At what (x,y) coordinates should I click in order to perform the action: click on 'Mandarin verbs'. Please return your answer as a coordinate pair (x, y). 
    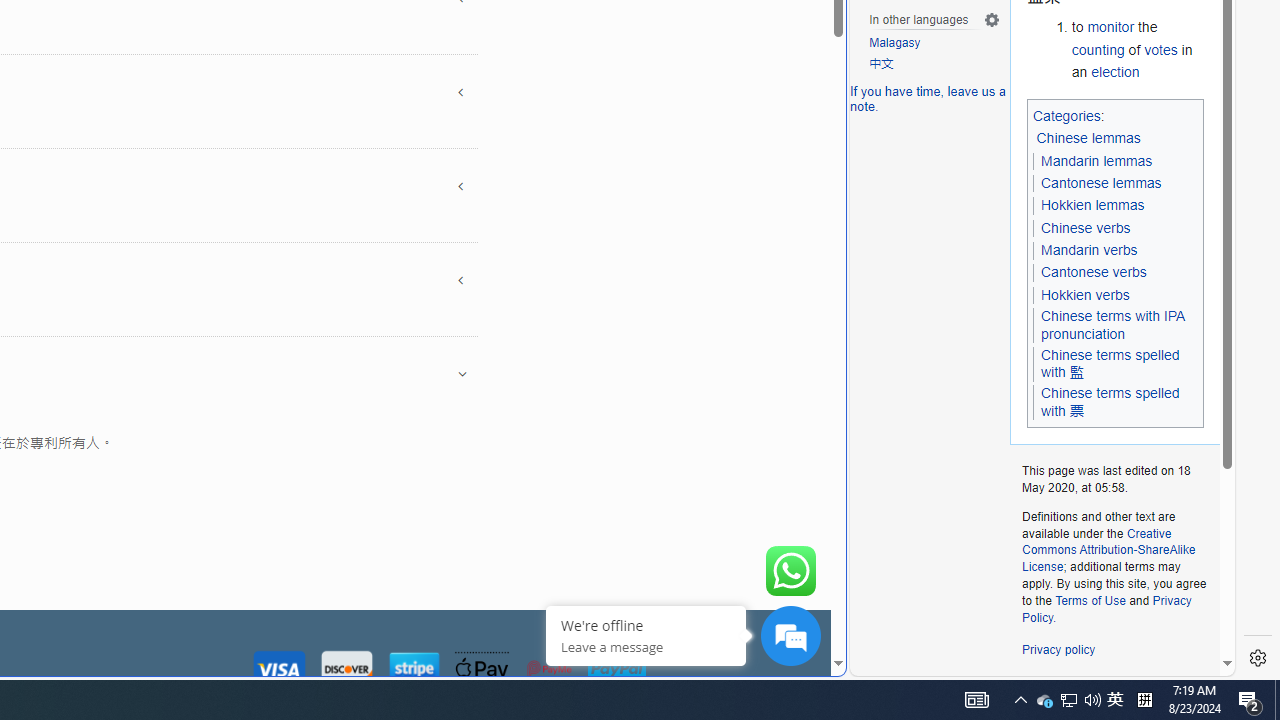
    Looking at the image, I should click on (1088, 249).